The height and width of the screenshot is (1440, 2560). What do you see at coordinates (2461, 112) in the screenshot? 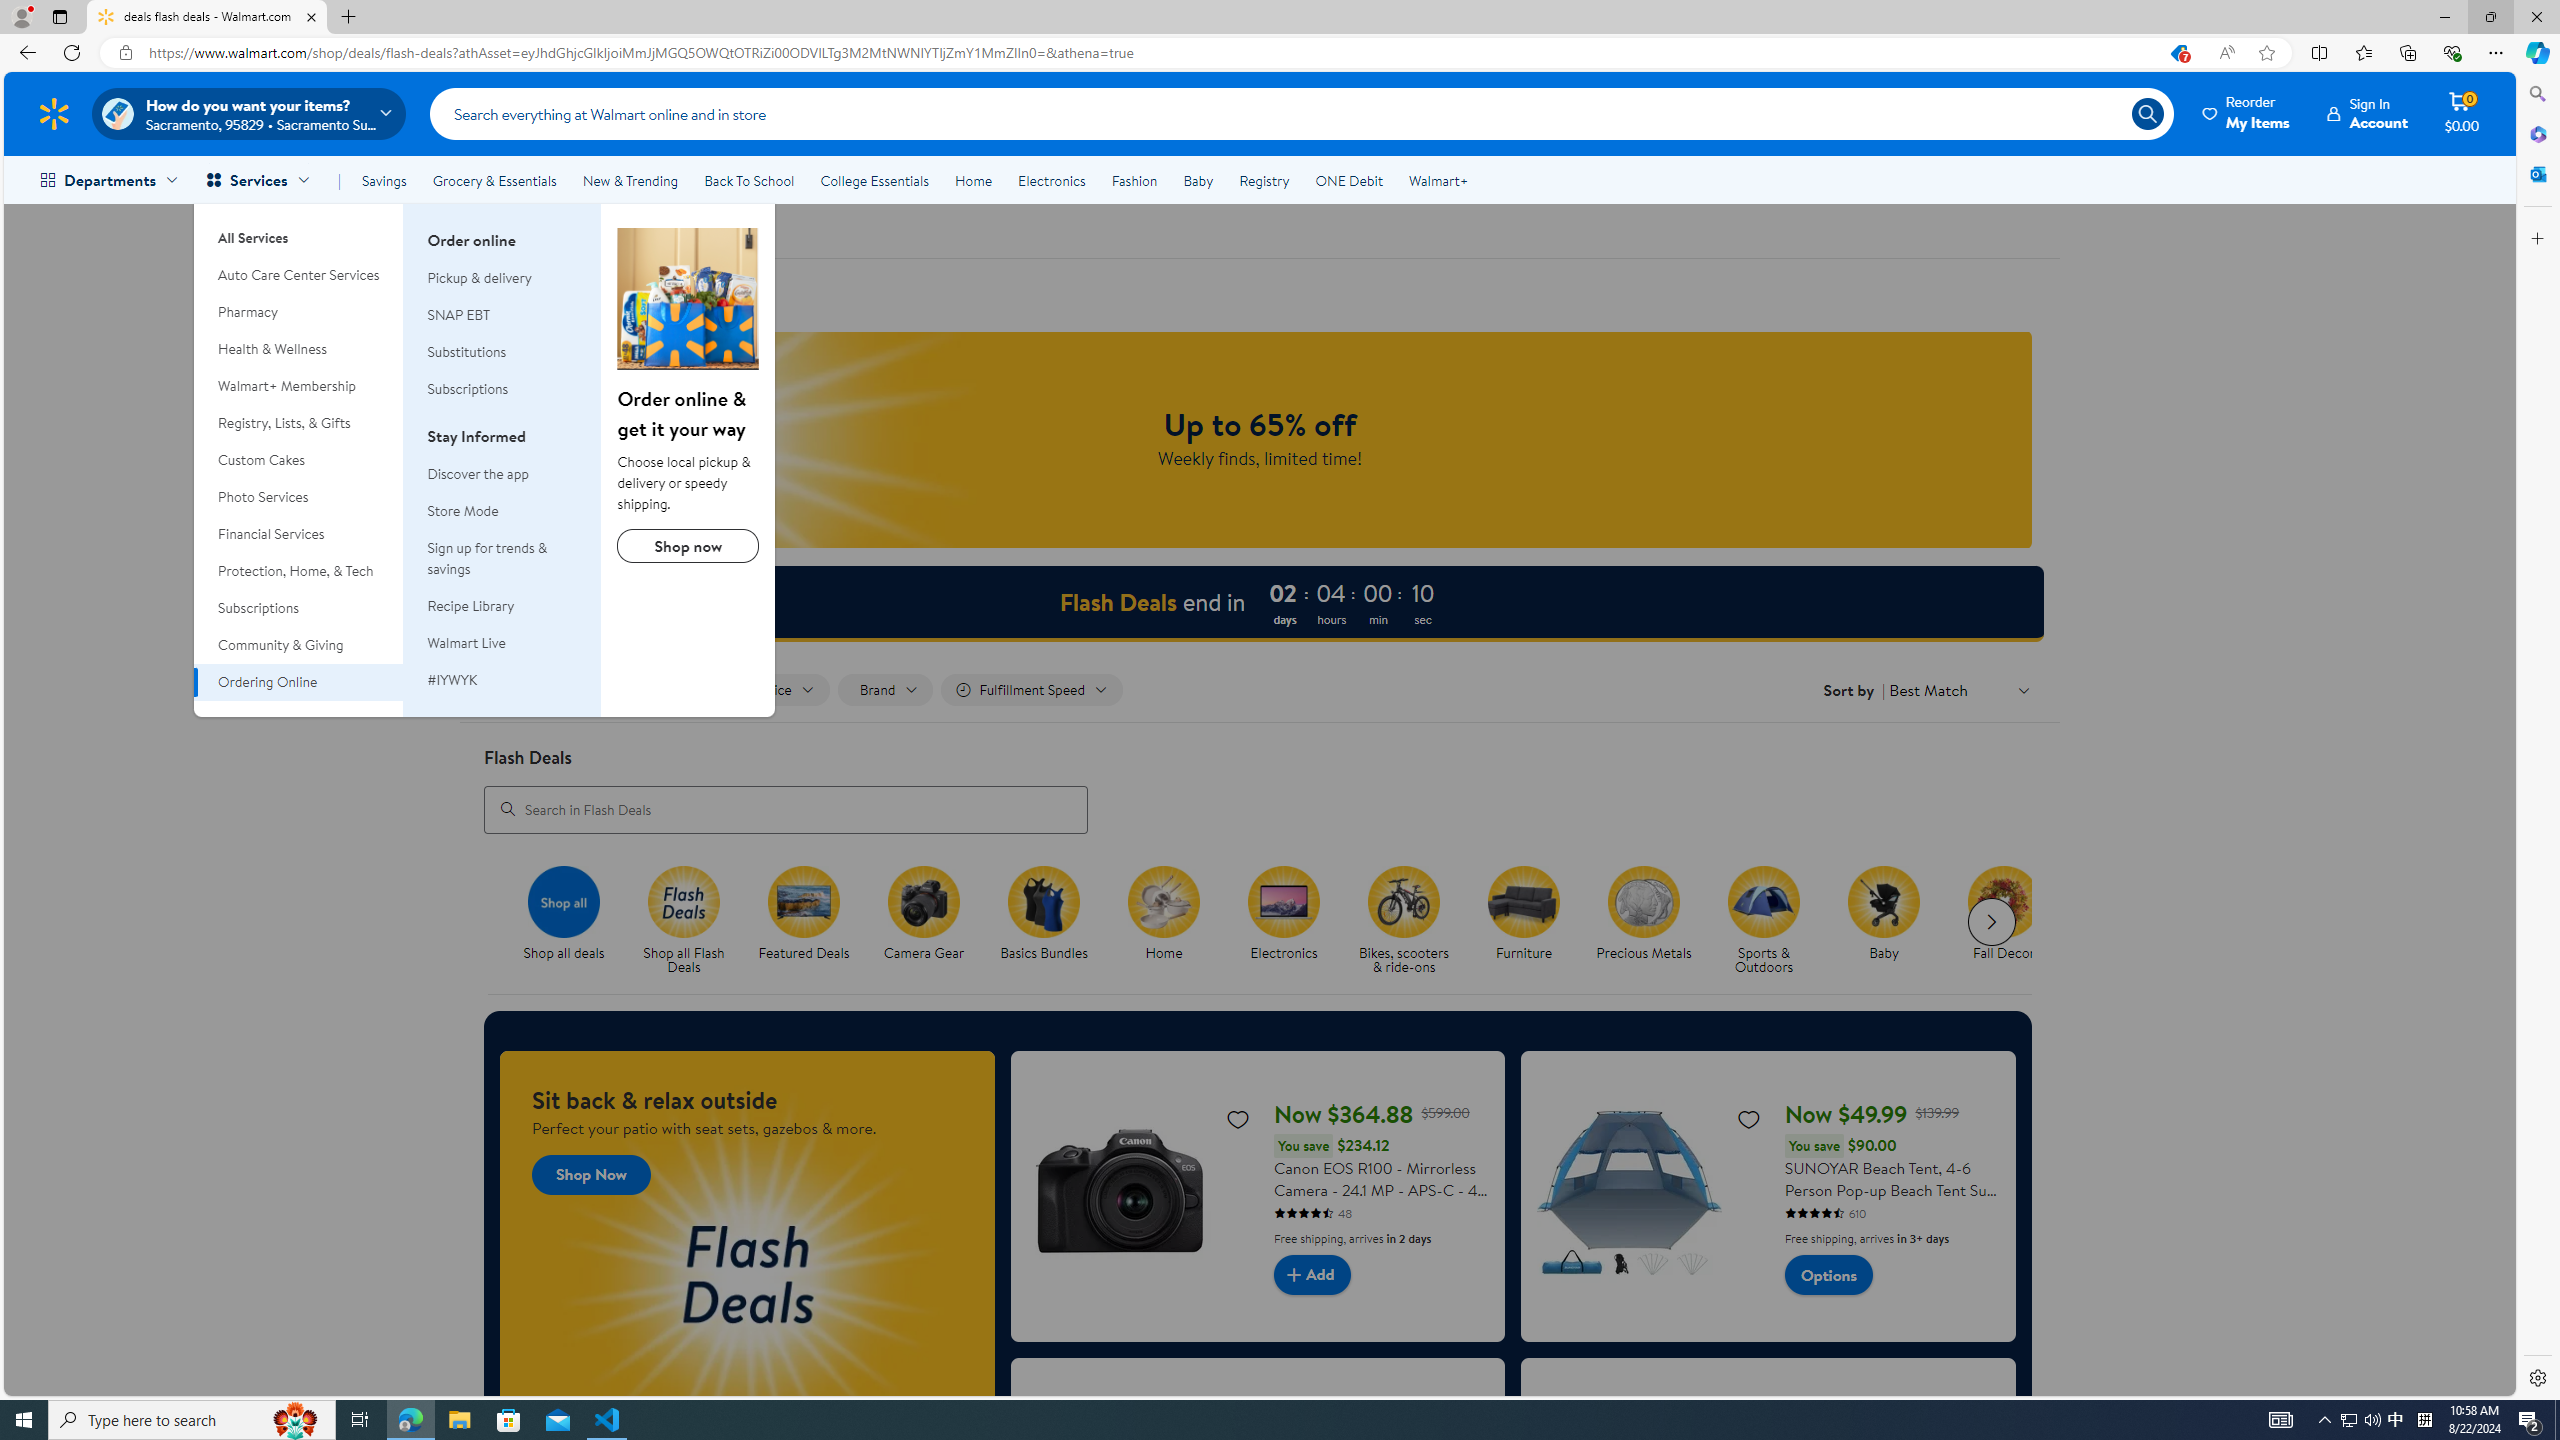
I see `'Cart contains 0 items Total Amount $0.00'` at bounding box center [2461, 112].